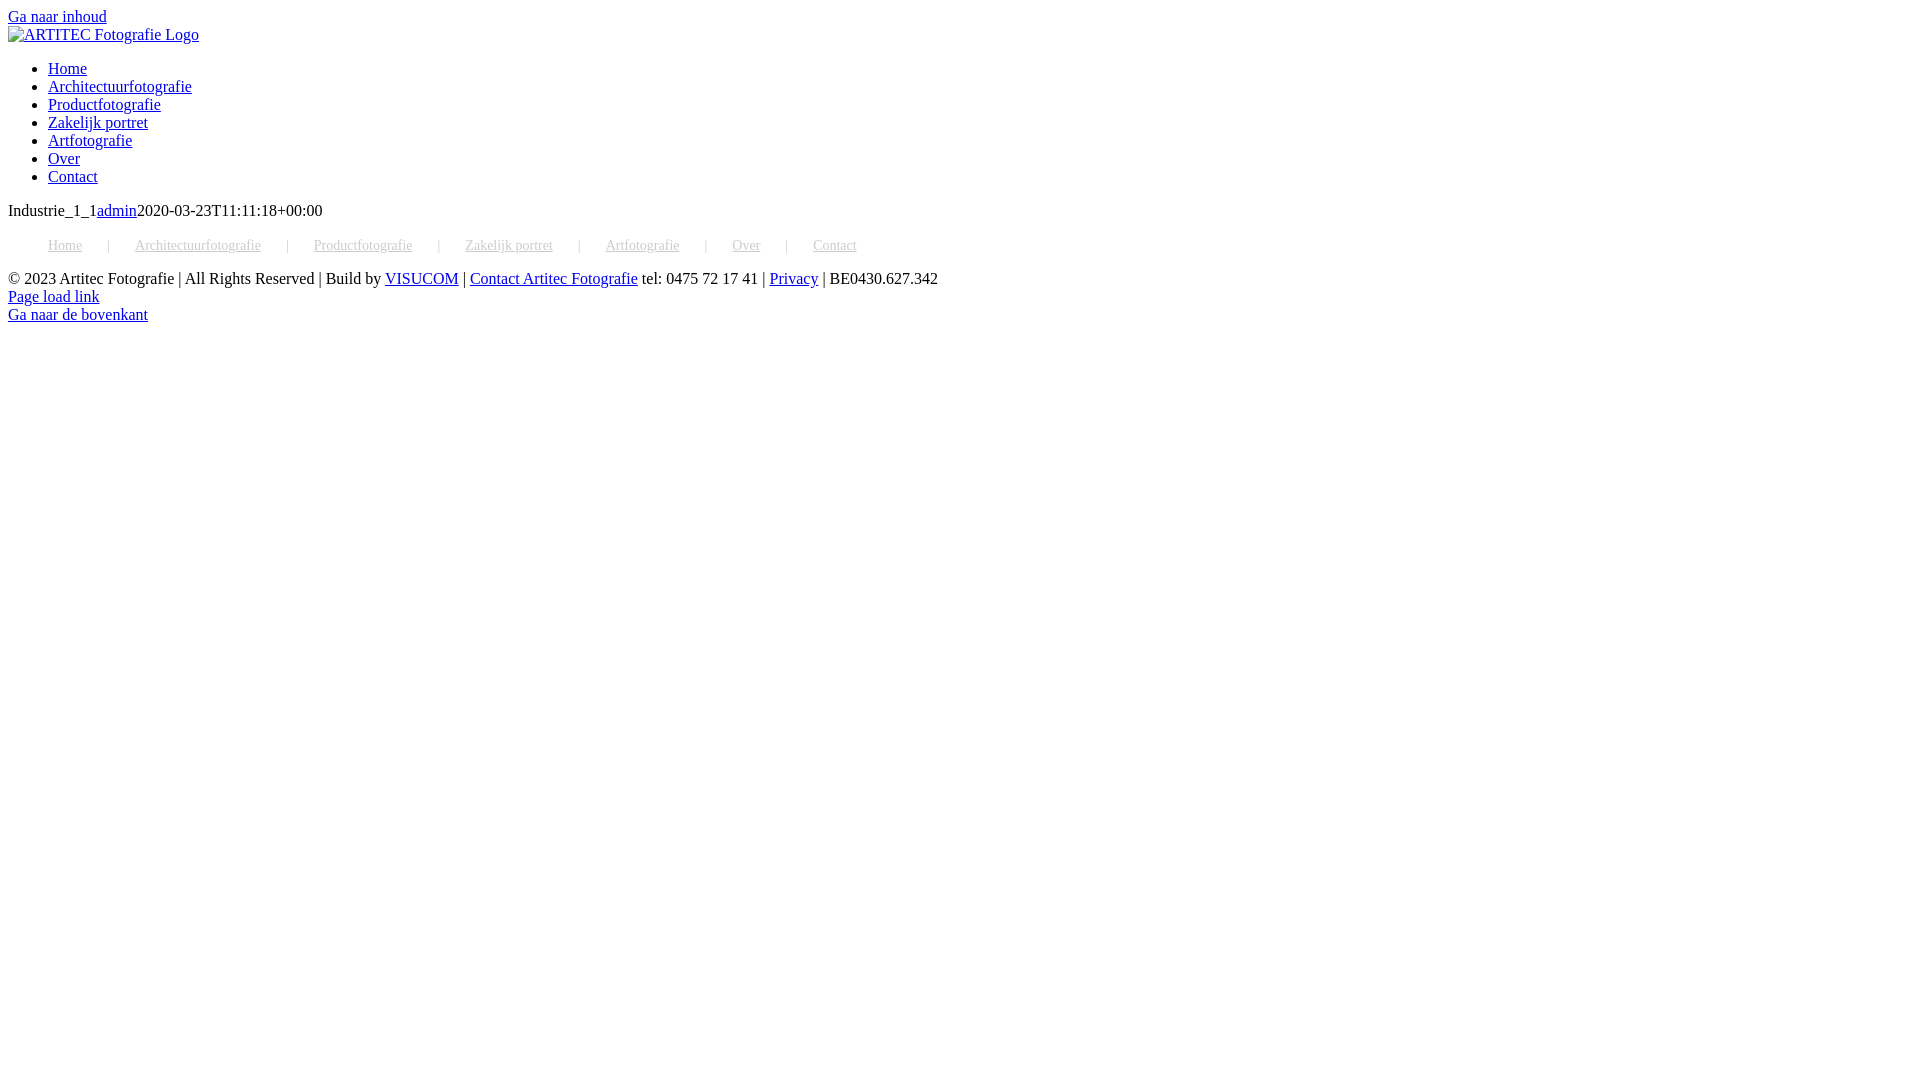 The height and width of the screenshot is (1080, 1920). I want to click on 'Over', so click(63, 157).